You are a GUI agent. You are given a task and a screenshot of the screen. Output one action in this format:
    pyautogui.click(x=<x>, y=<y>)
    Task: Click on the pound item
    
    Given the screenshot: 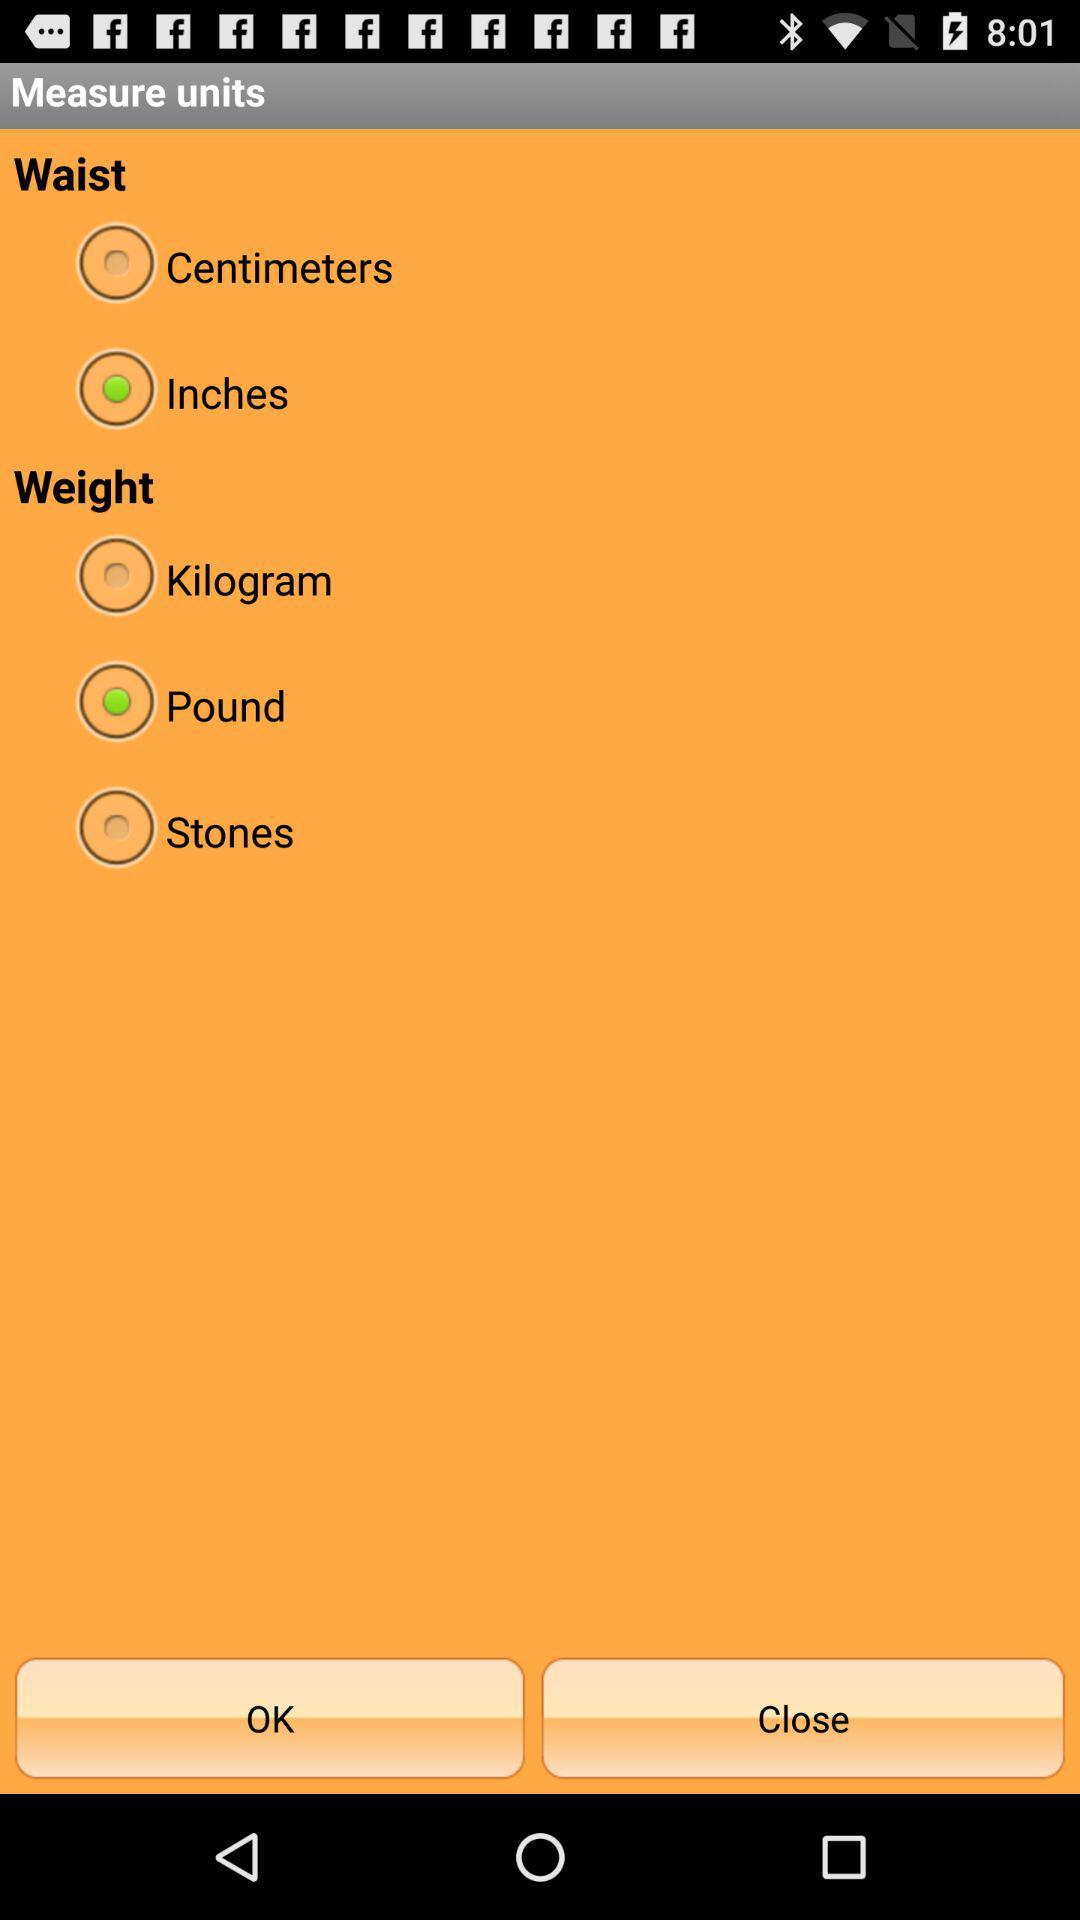 What is the action you would take?
    pyautogui.click(x=540, y=705)
    